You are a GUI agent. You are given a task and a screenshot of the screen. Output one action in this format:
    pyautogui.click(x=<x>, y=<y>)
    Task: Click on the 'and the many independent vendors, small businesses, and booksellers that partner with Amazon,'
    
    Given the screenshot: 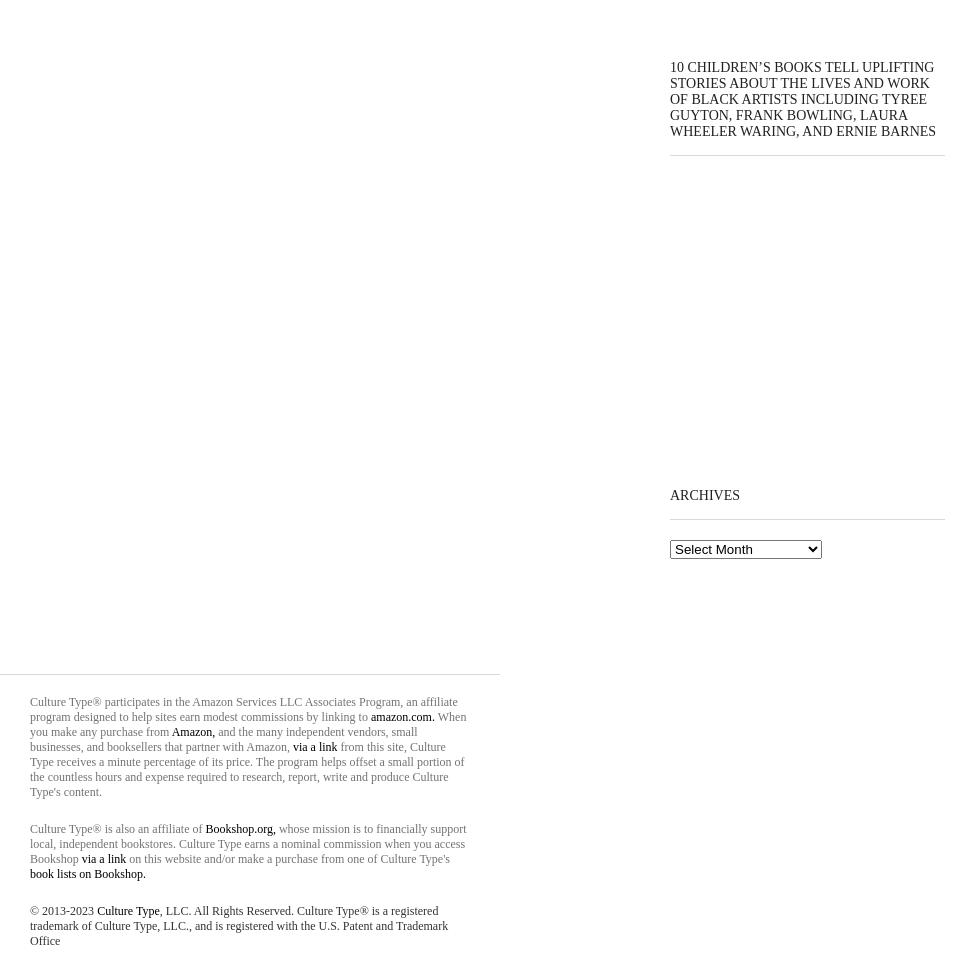 What is the action you would take?
    pyautogui.click(x=223, y=737)
    